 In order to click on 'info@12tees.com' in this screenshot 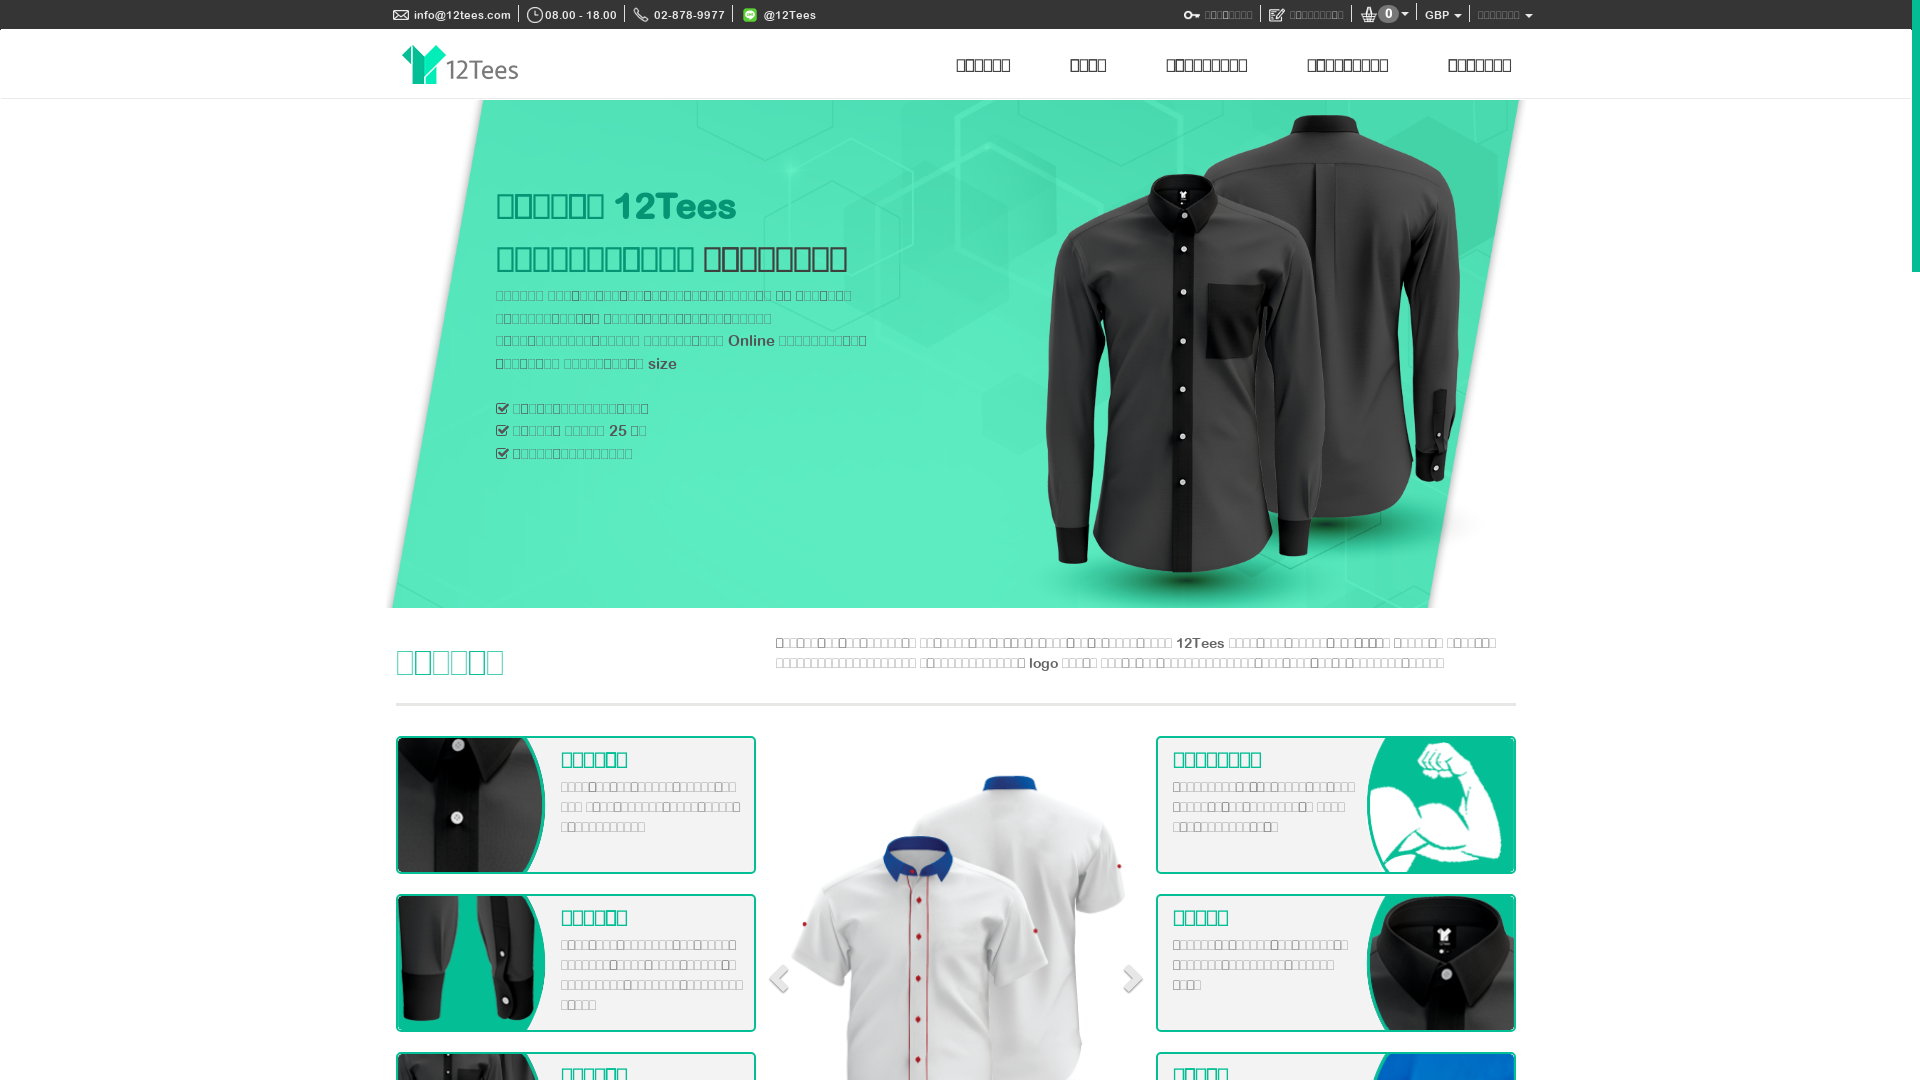, I will do `click(450, 15)`.